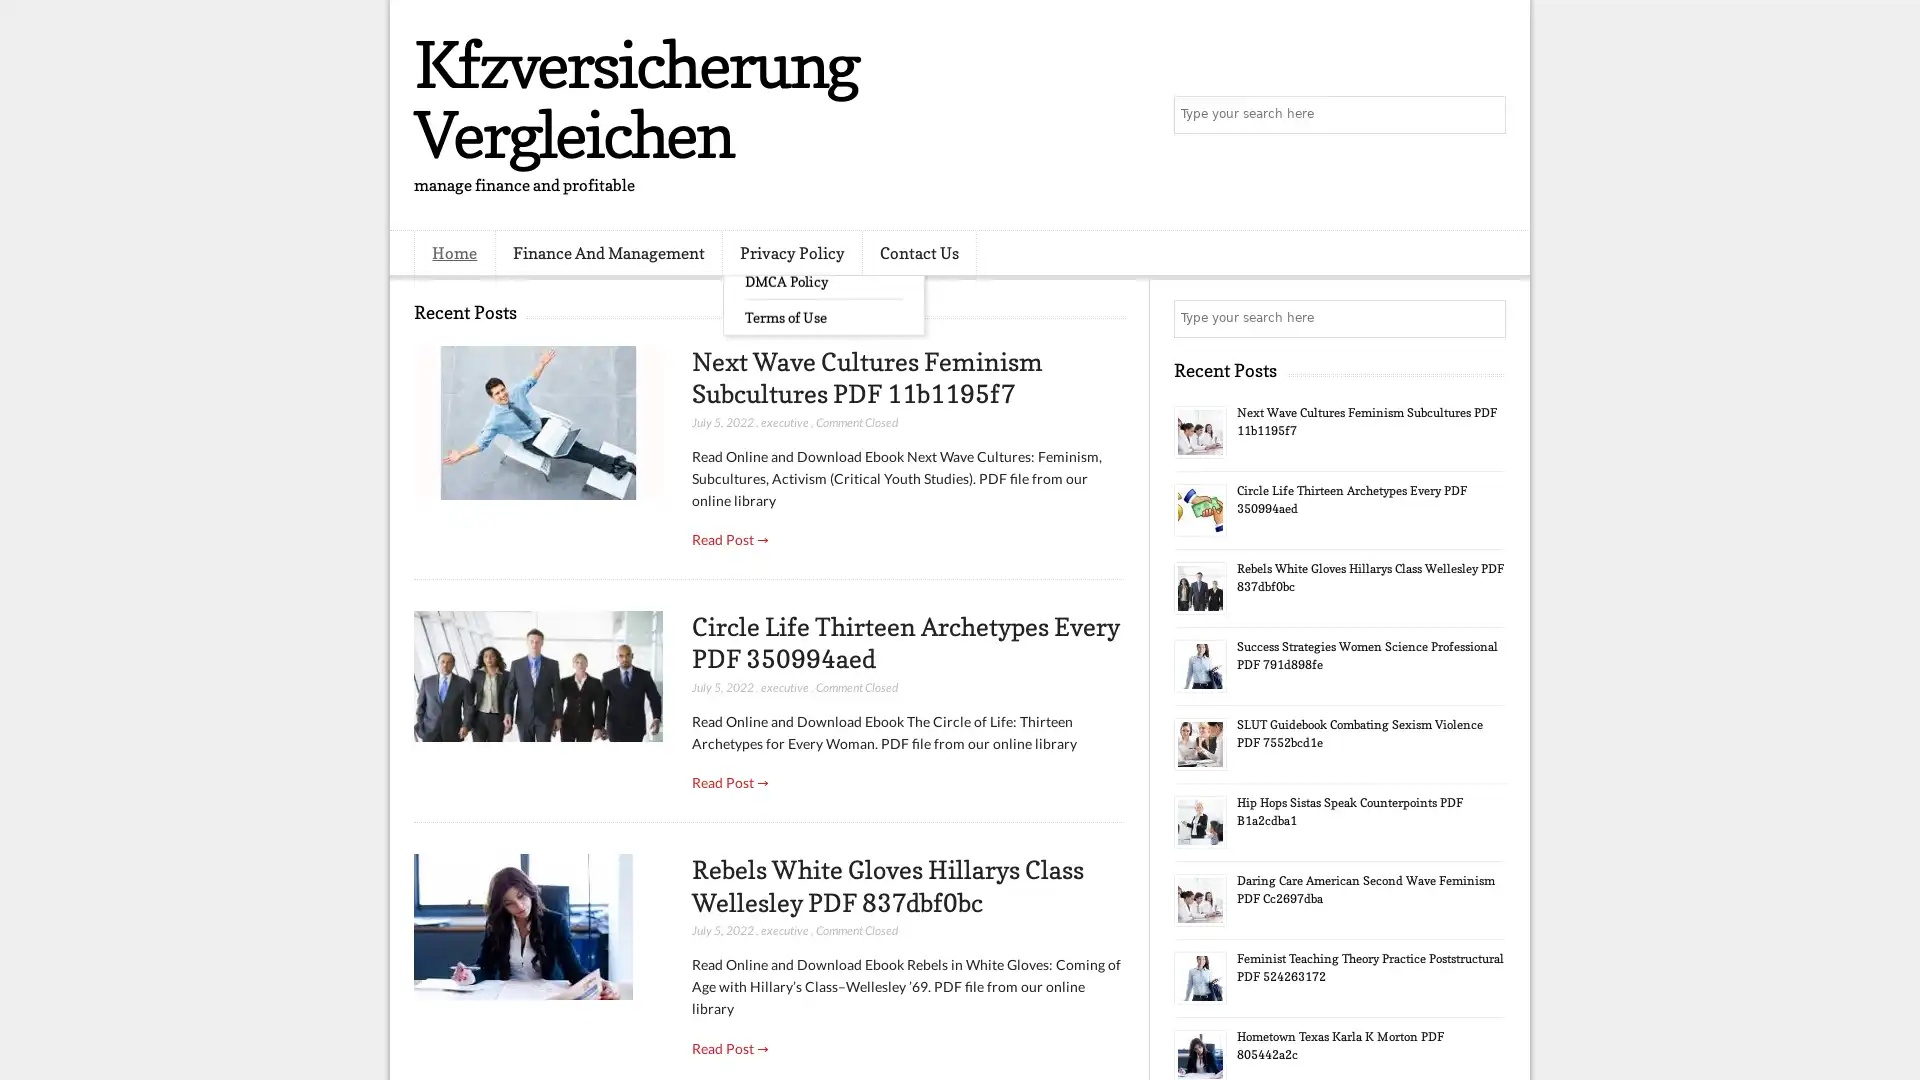 The image size is (1920, 1080). I want to click on Search, so click(1485, 115).